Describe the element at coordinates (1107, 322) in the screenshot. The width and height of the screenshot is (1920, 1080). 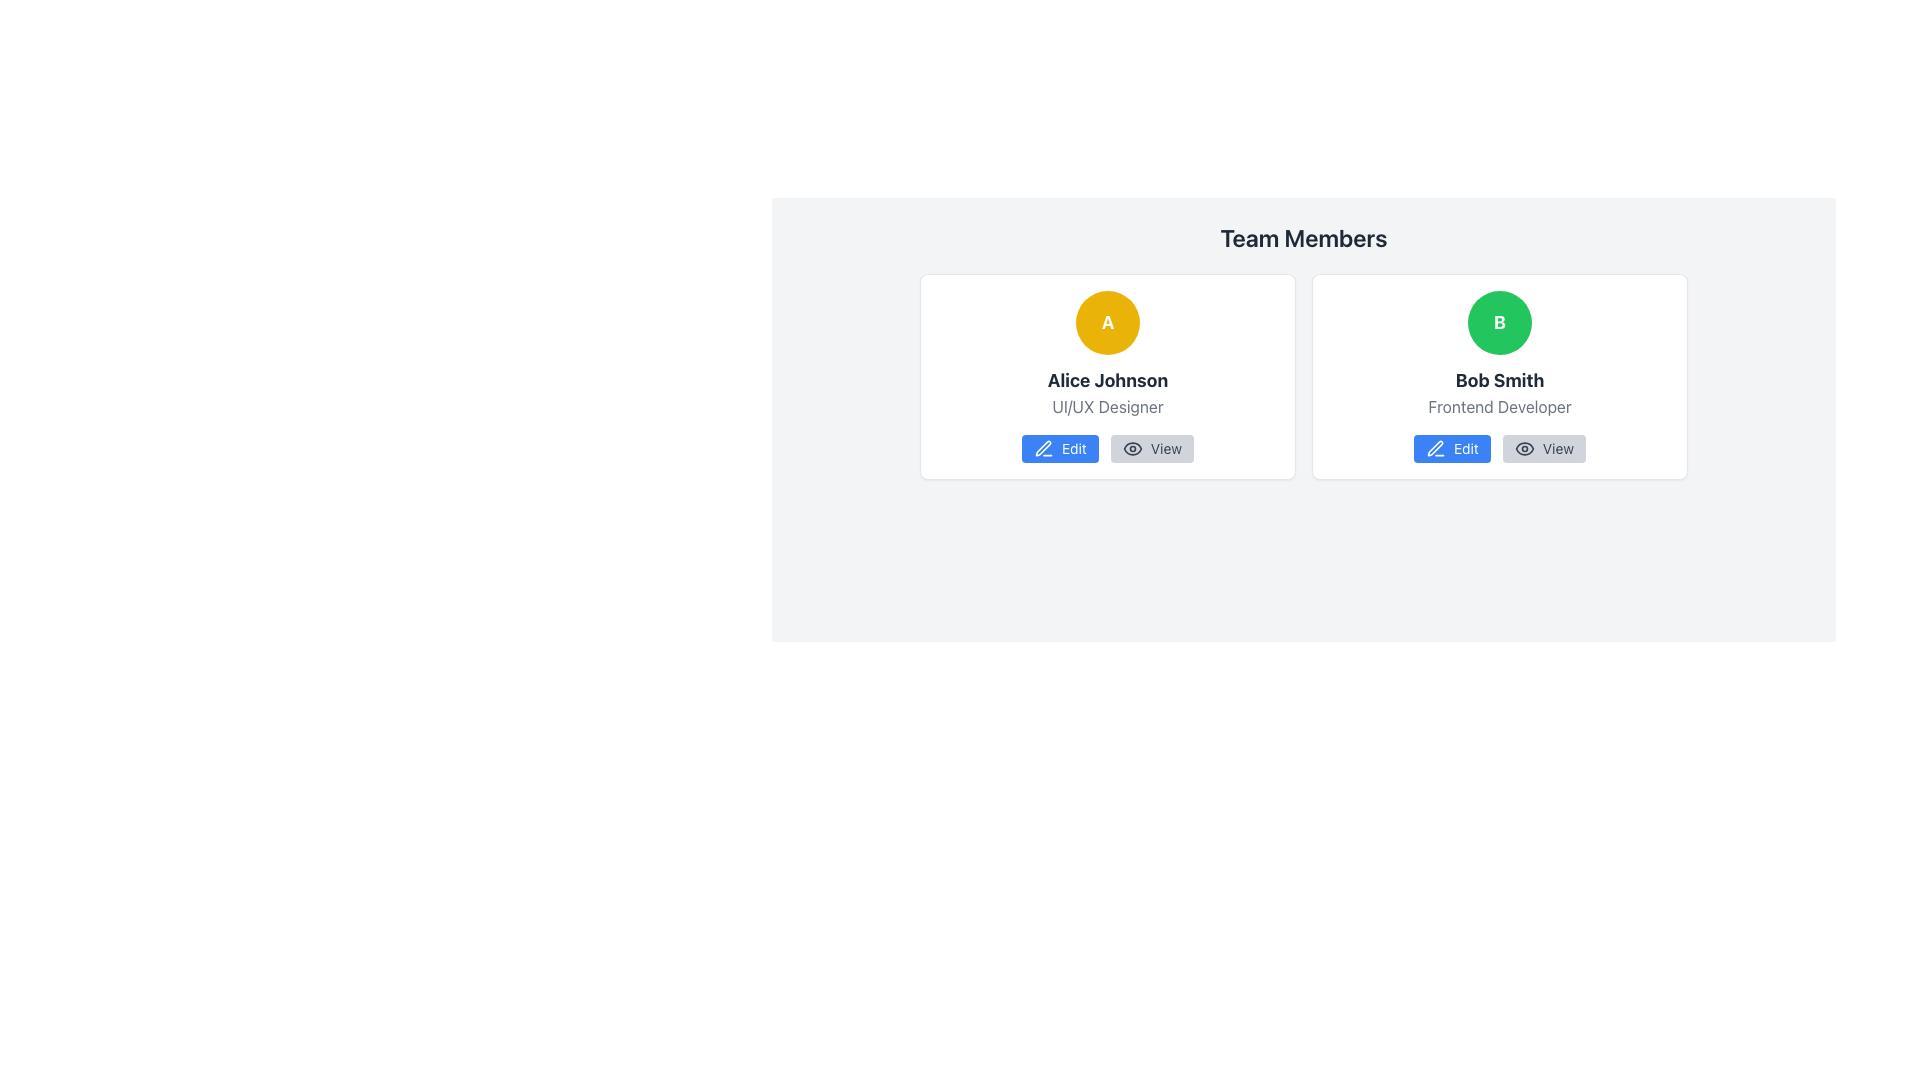
I see `the badge representing the user 'Alice Johnson', which is located at the upper center of the card labeled 'Alice Johnson' in the 'Team Members' section` at that location.